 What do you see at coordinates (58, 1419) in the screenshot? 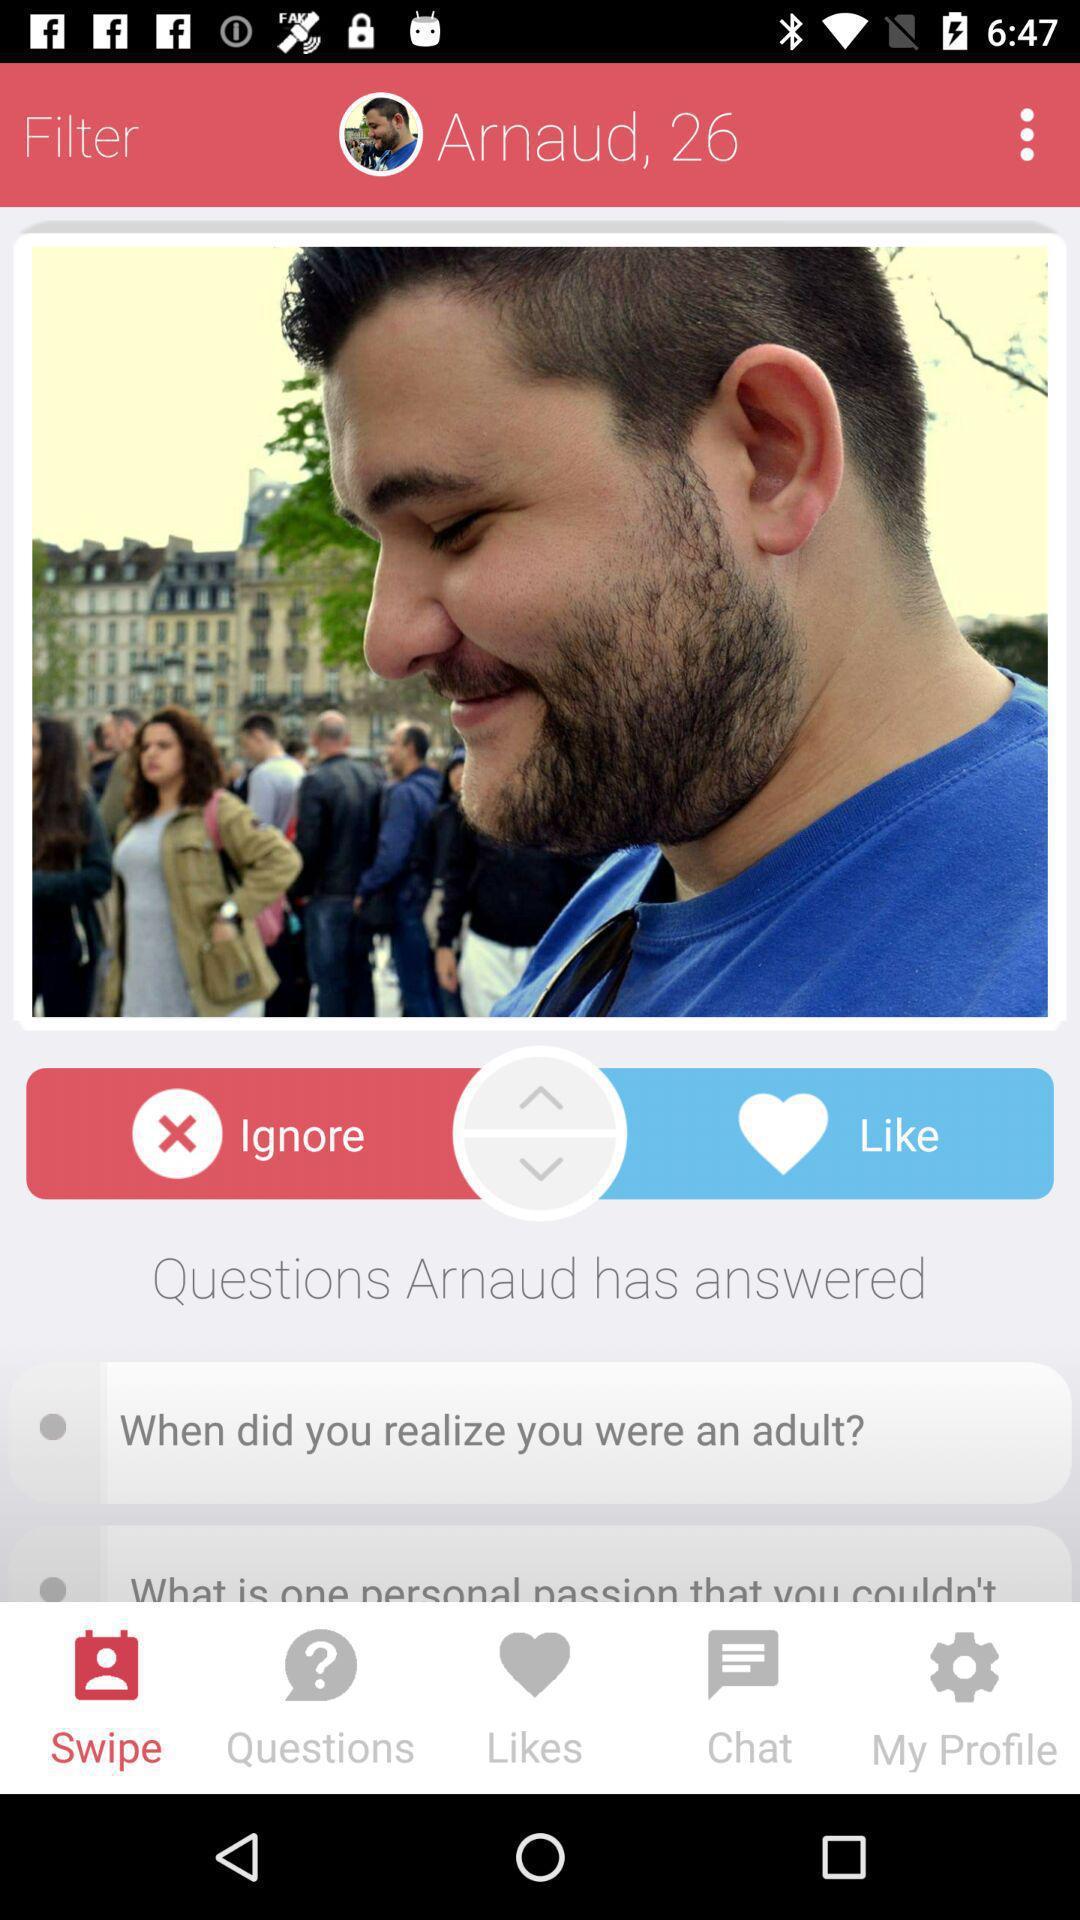
I see `reorder answer` at bounding box center [58, 1419].